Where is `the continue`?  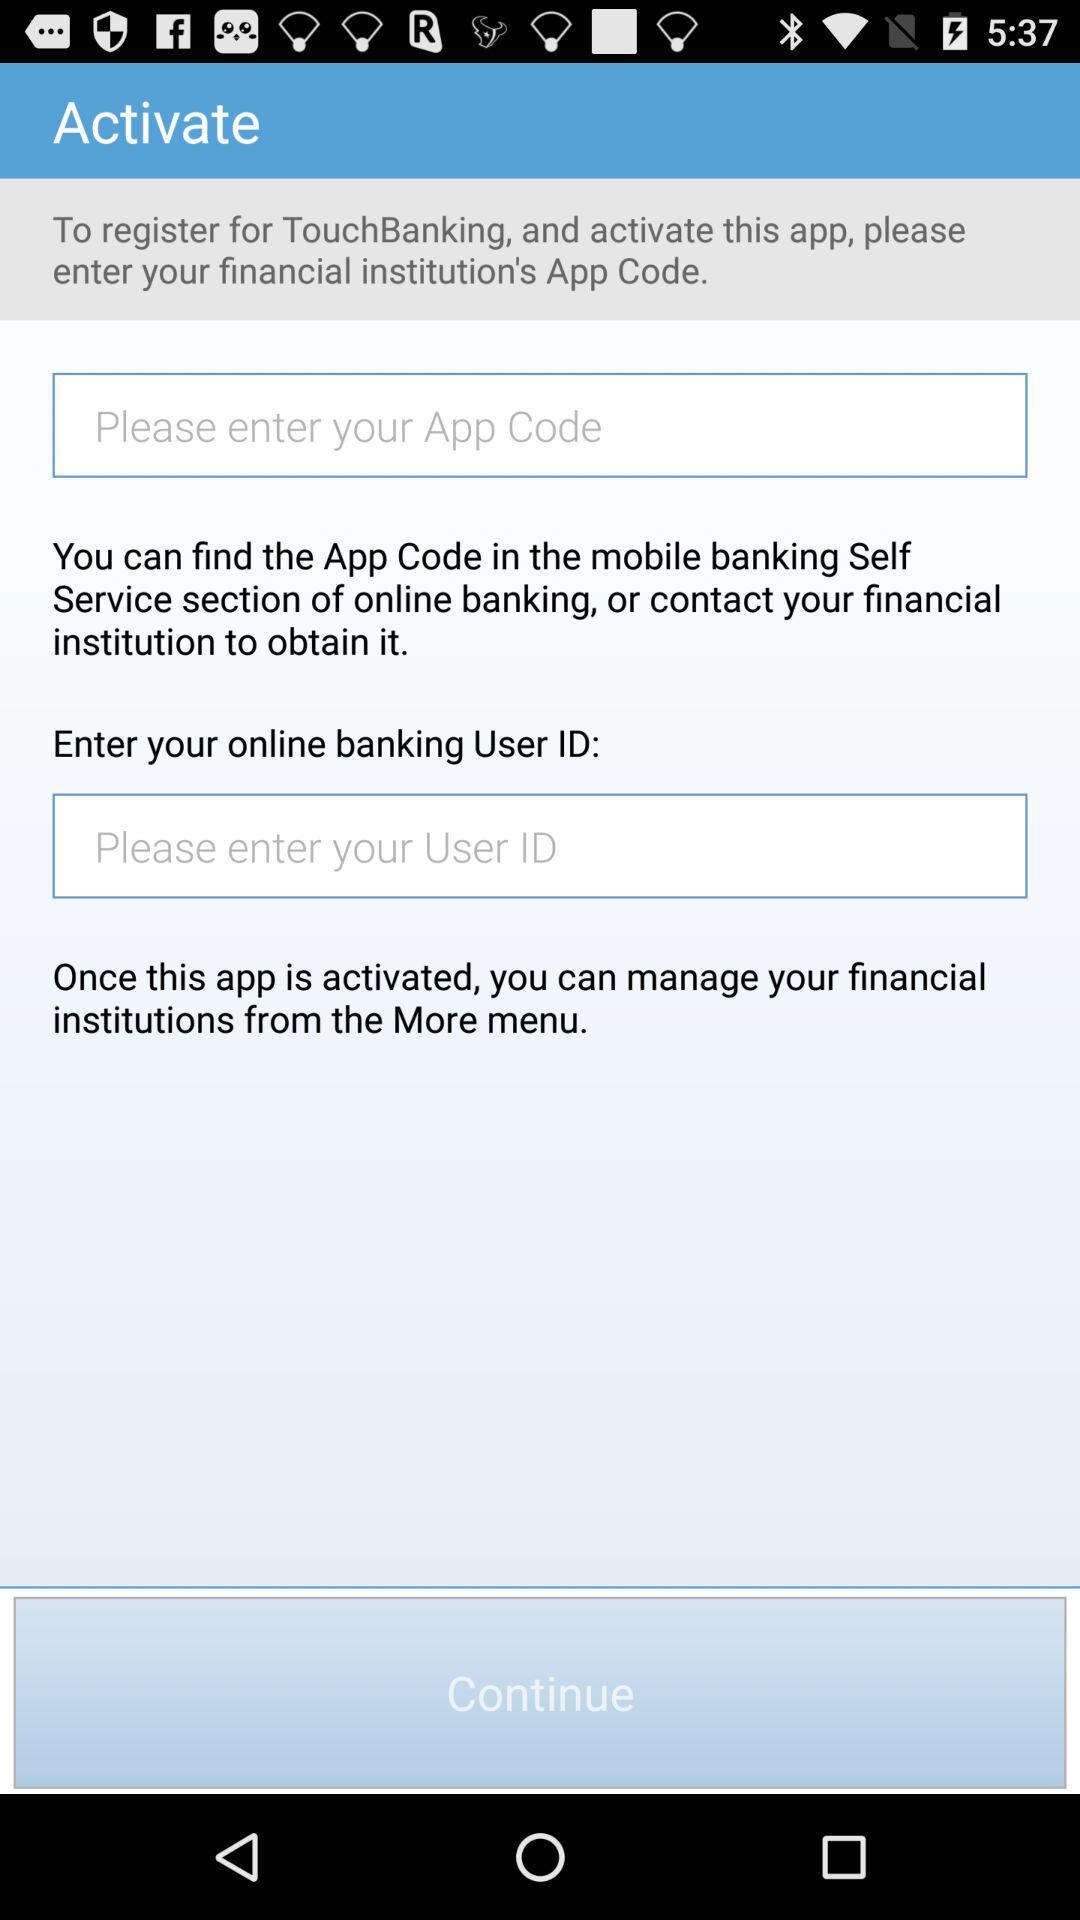
the continue is located at coordinates (540, 1691).